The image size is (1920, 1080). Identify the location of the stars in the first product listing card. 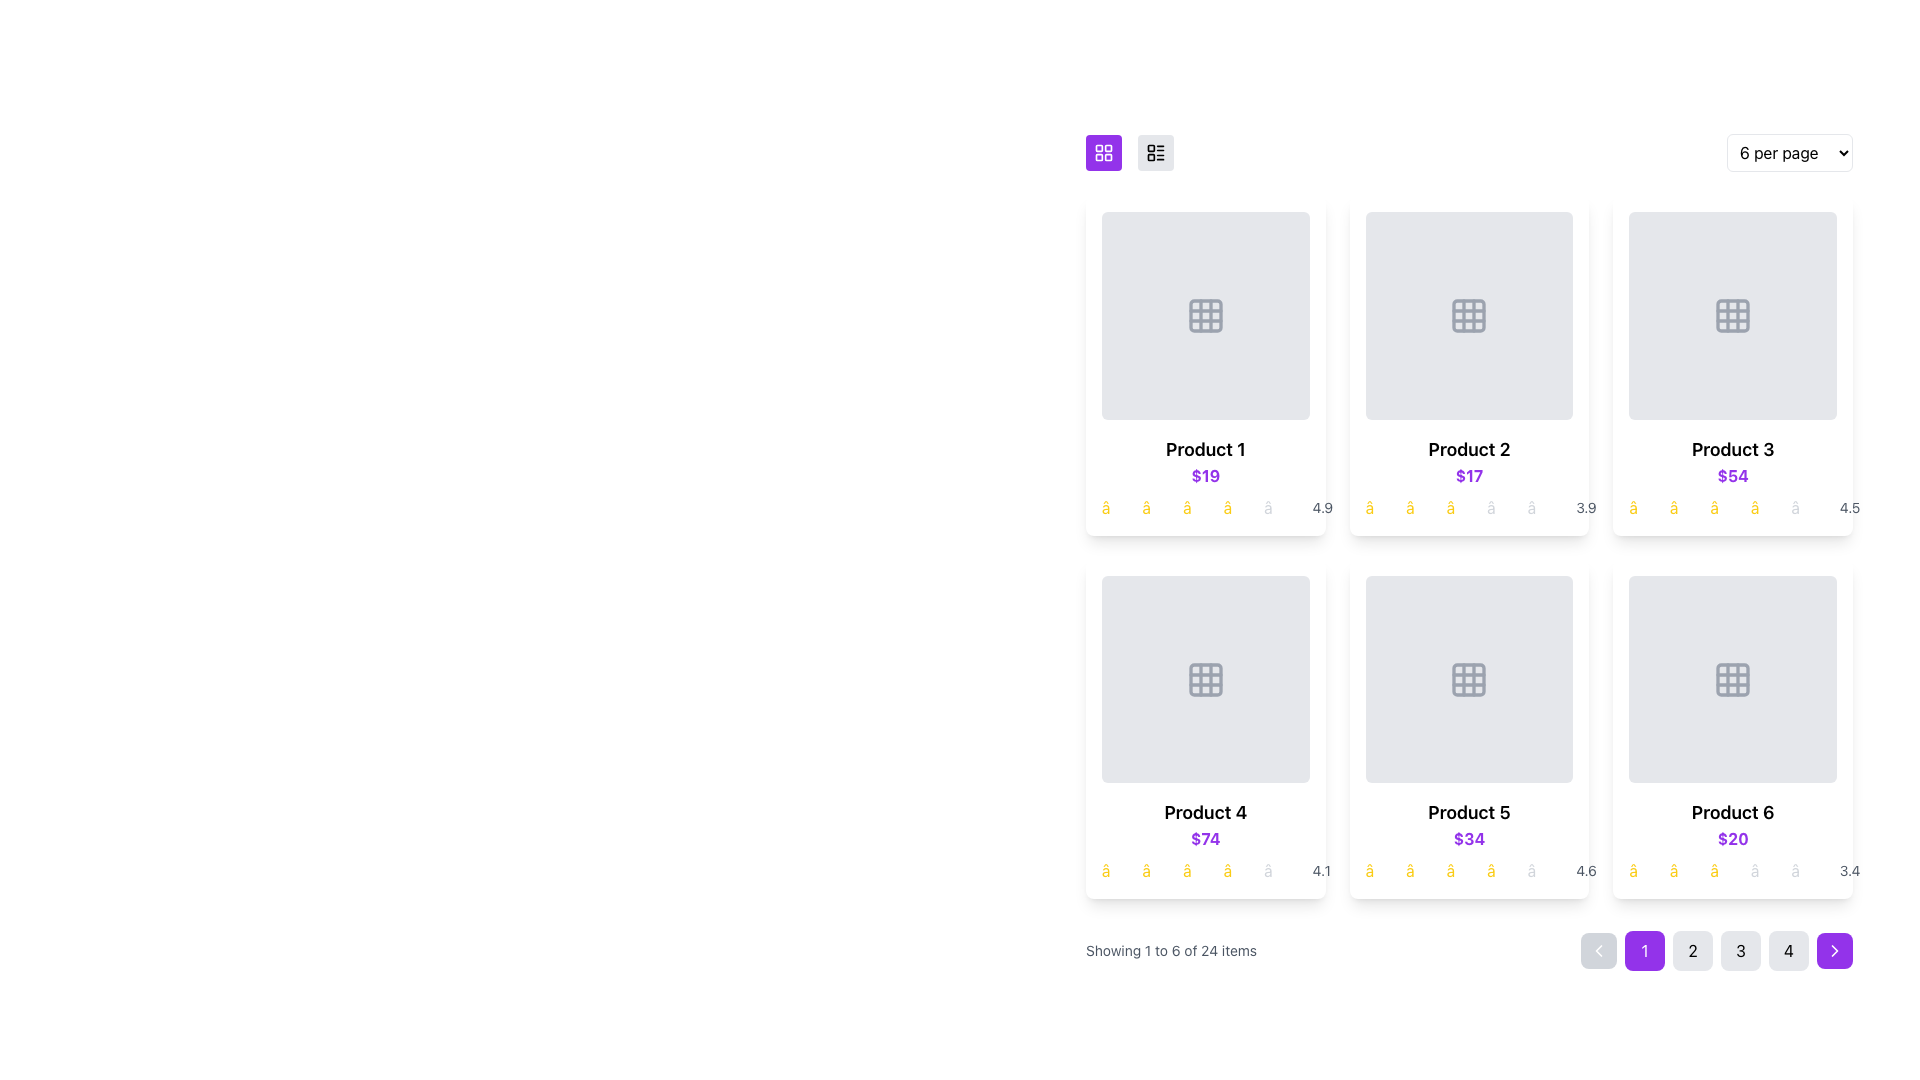
(1204, 477).